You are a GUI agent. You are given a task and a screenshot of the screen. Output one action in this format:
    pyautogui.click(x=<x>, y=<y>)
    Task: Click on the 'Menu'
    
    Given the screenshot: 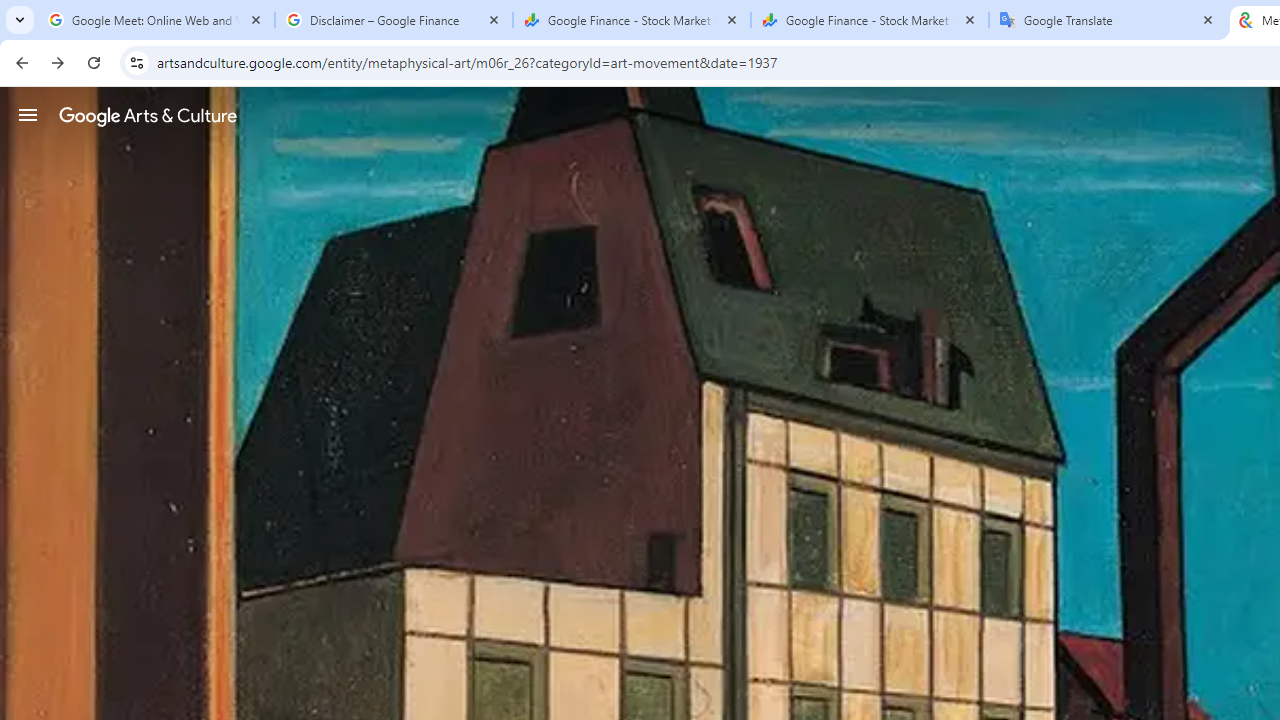 What is the action you would take?
    pyautogui.click(x=28, y=114)
    